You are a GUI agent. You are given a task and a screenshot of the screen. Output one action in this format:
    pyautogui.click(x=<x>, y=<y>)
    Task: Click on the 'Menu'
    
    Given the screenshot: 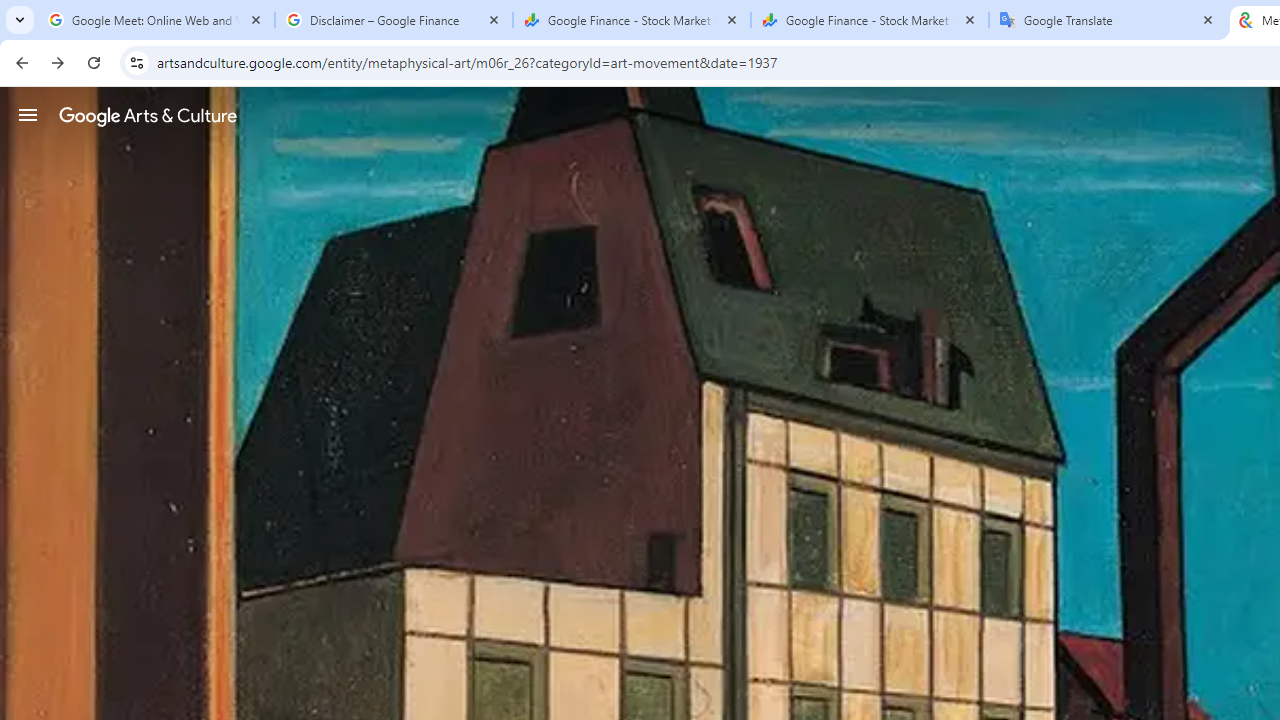 What is the action you would take?
    pyautogui.click(x=28, y=114)
    